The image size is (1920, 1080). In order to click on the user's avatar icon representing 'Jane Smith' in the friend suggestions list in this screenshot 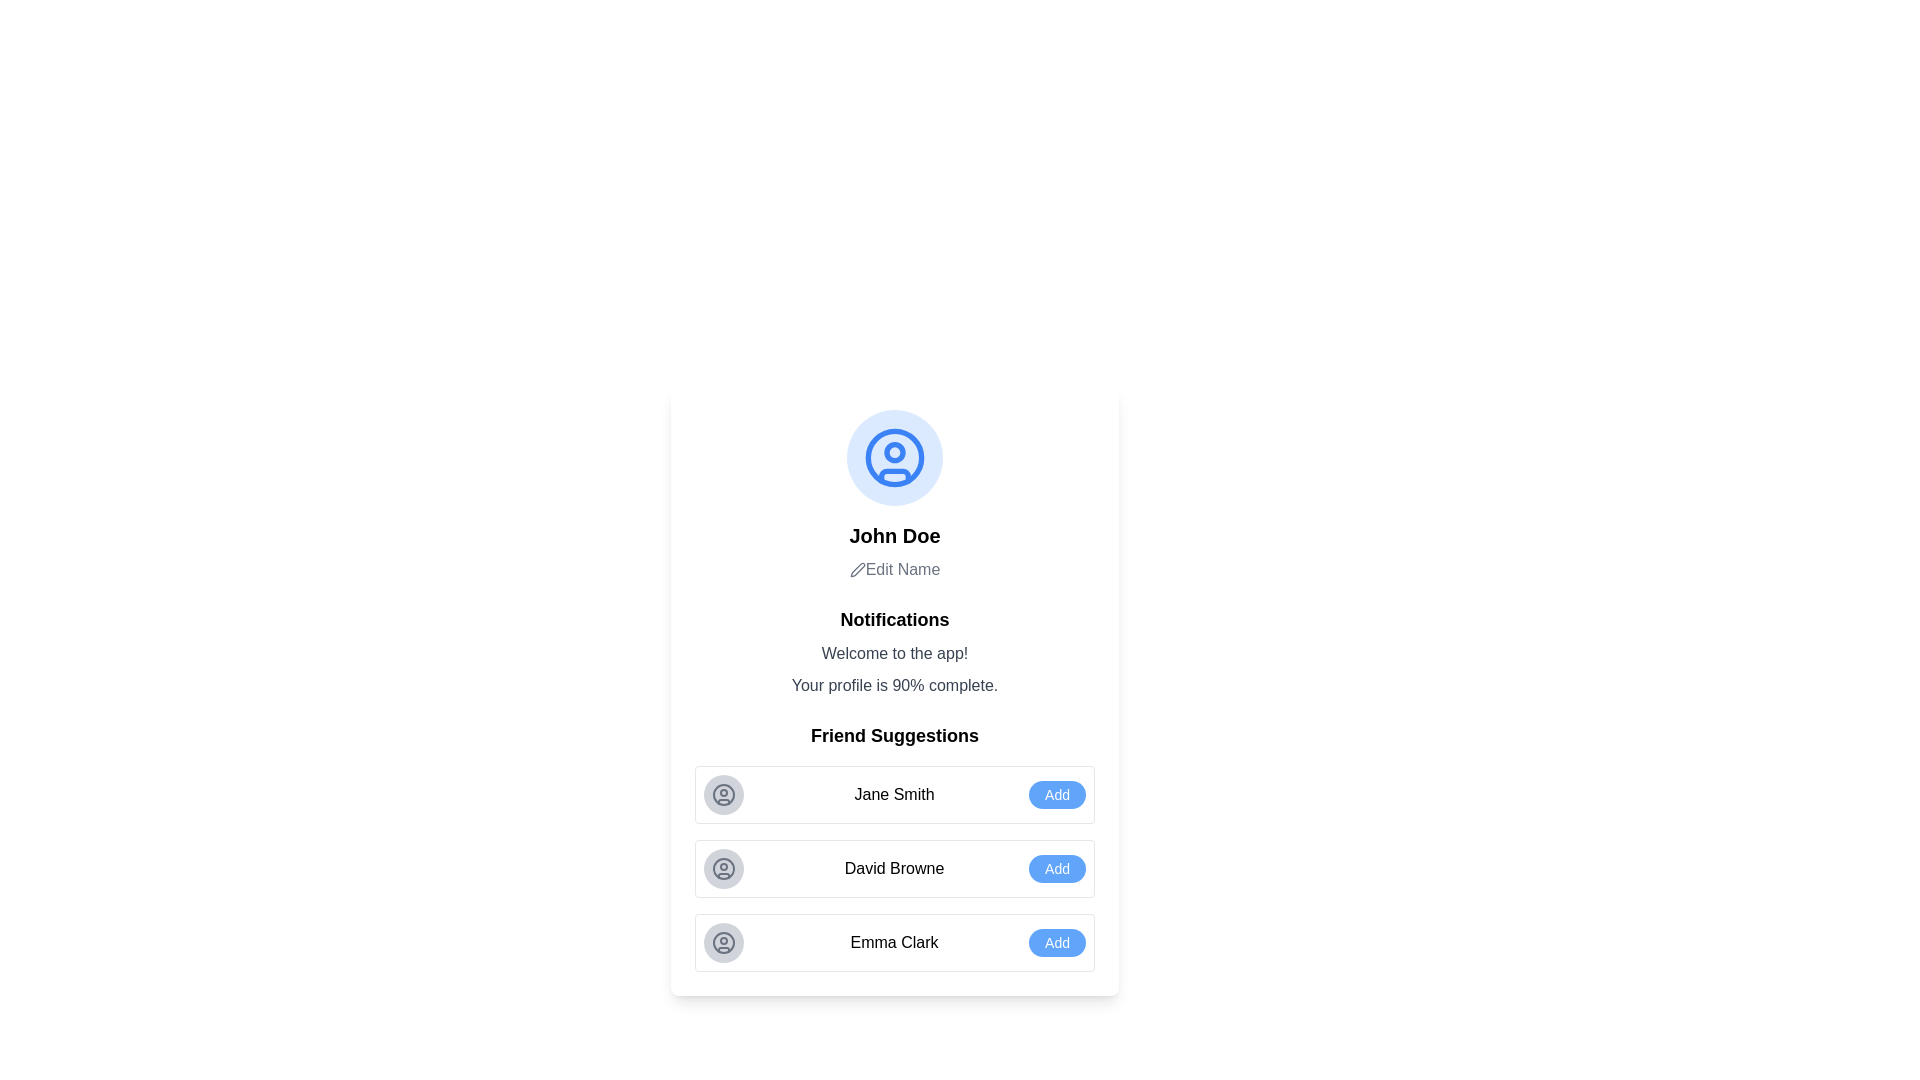, I will do `click(723, 793)`.